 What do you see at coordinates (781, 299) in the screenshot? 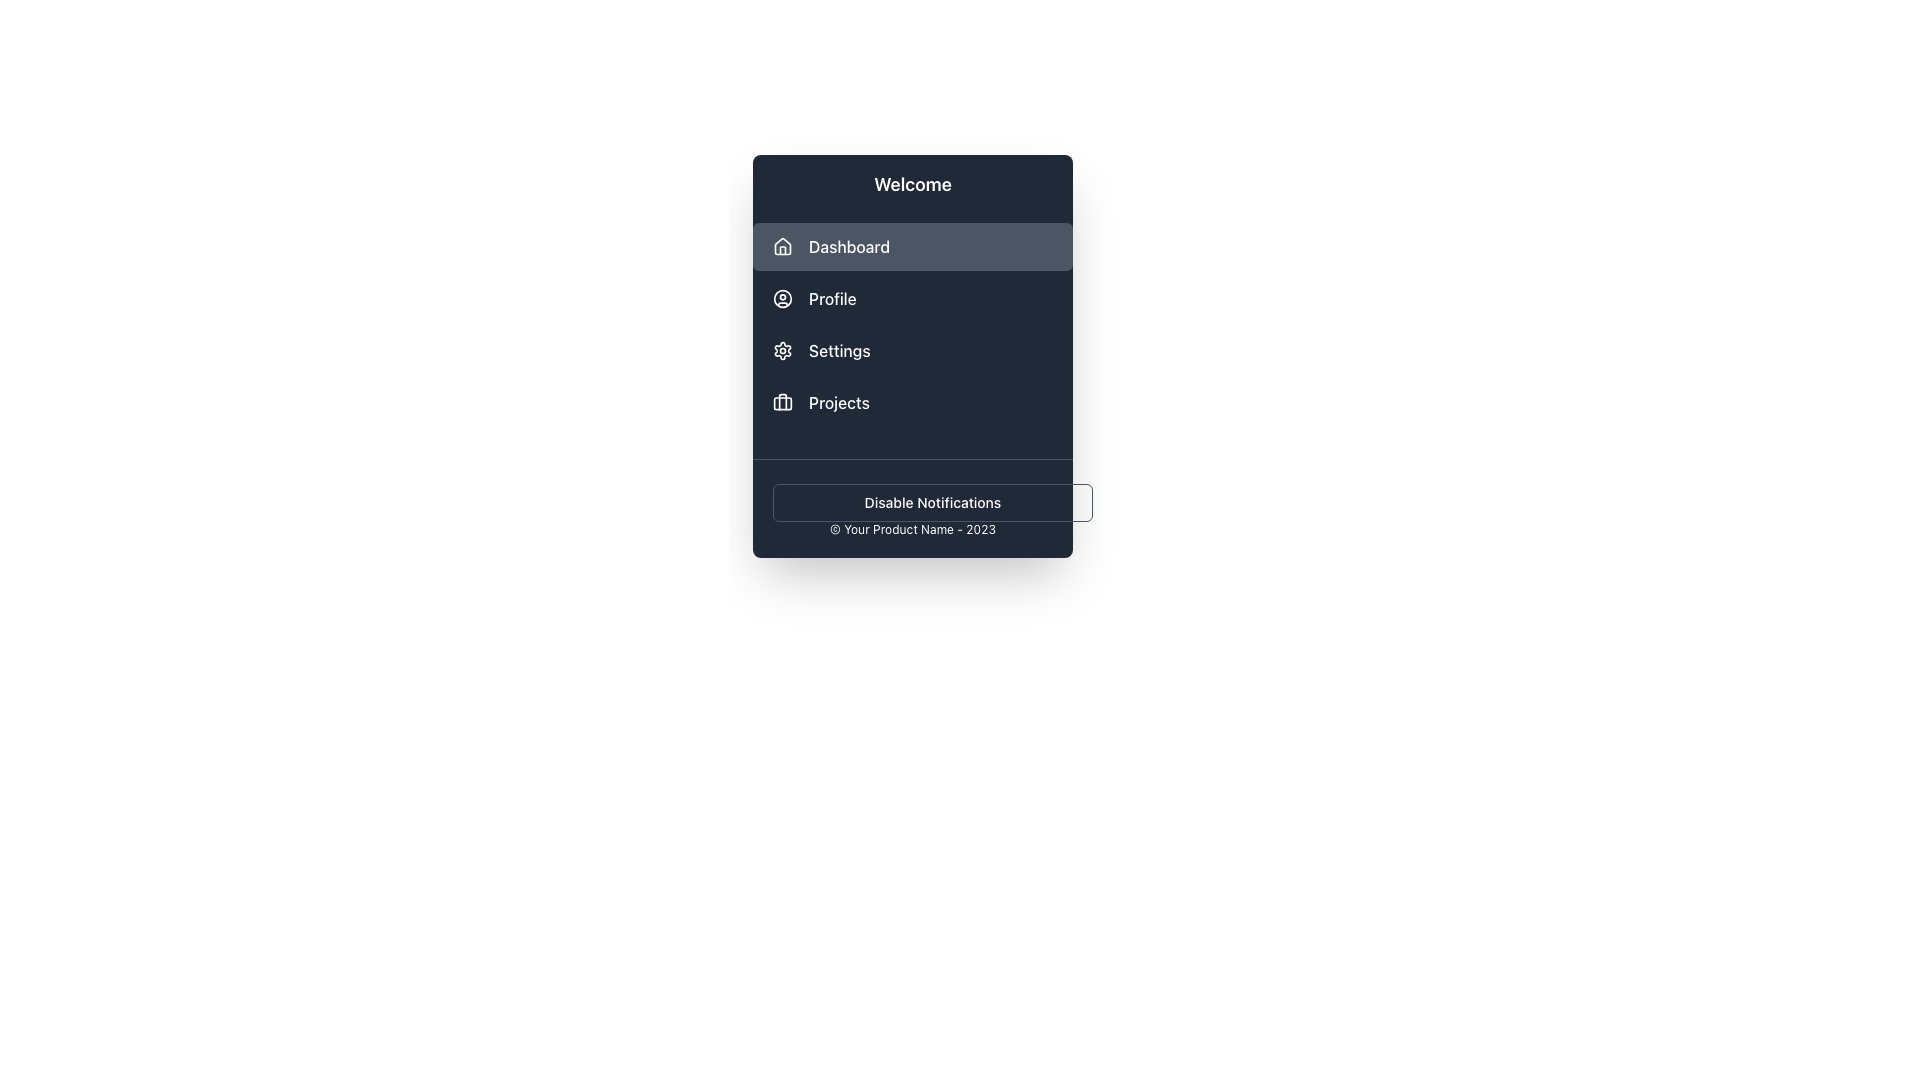
I see `the user profile icon, which is the first icon associated with the 'Profile' option in the navigation menu, featuring a circular outline and a dark background with a white outline` at bounding box center [781, 299].